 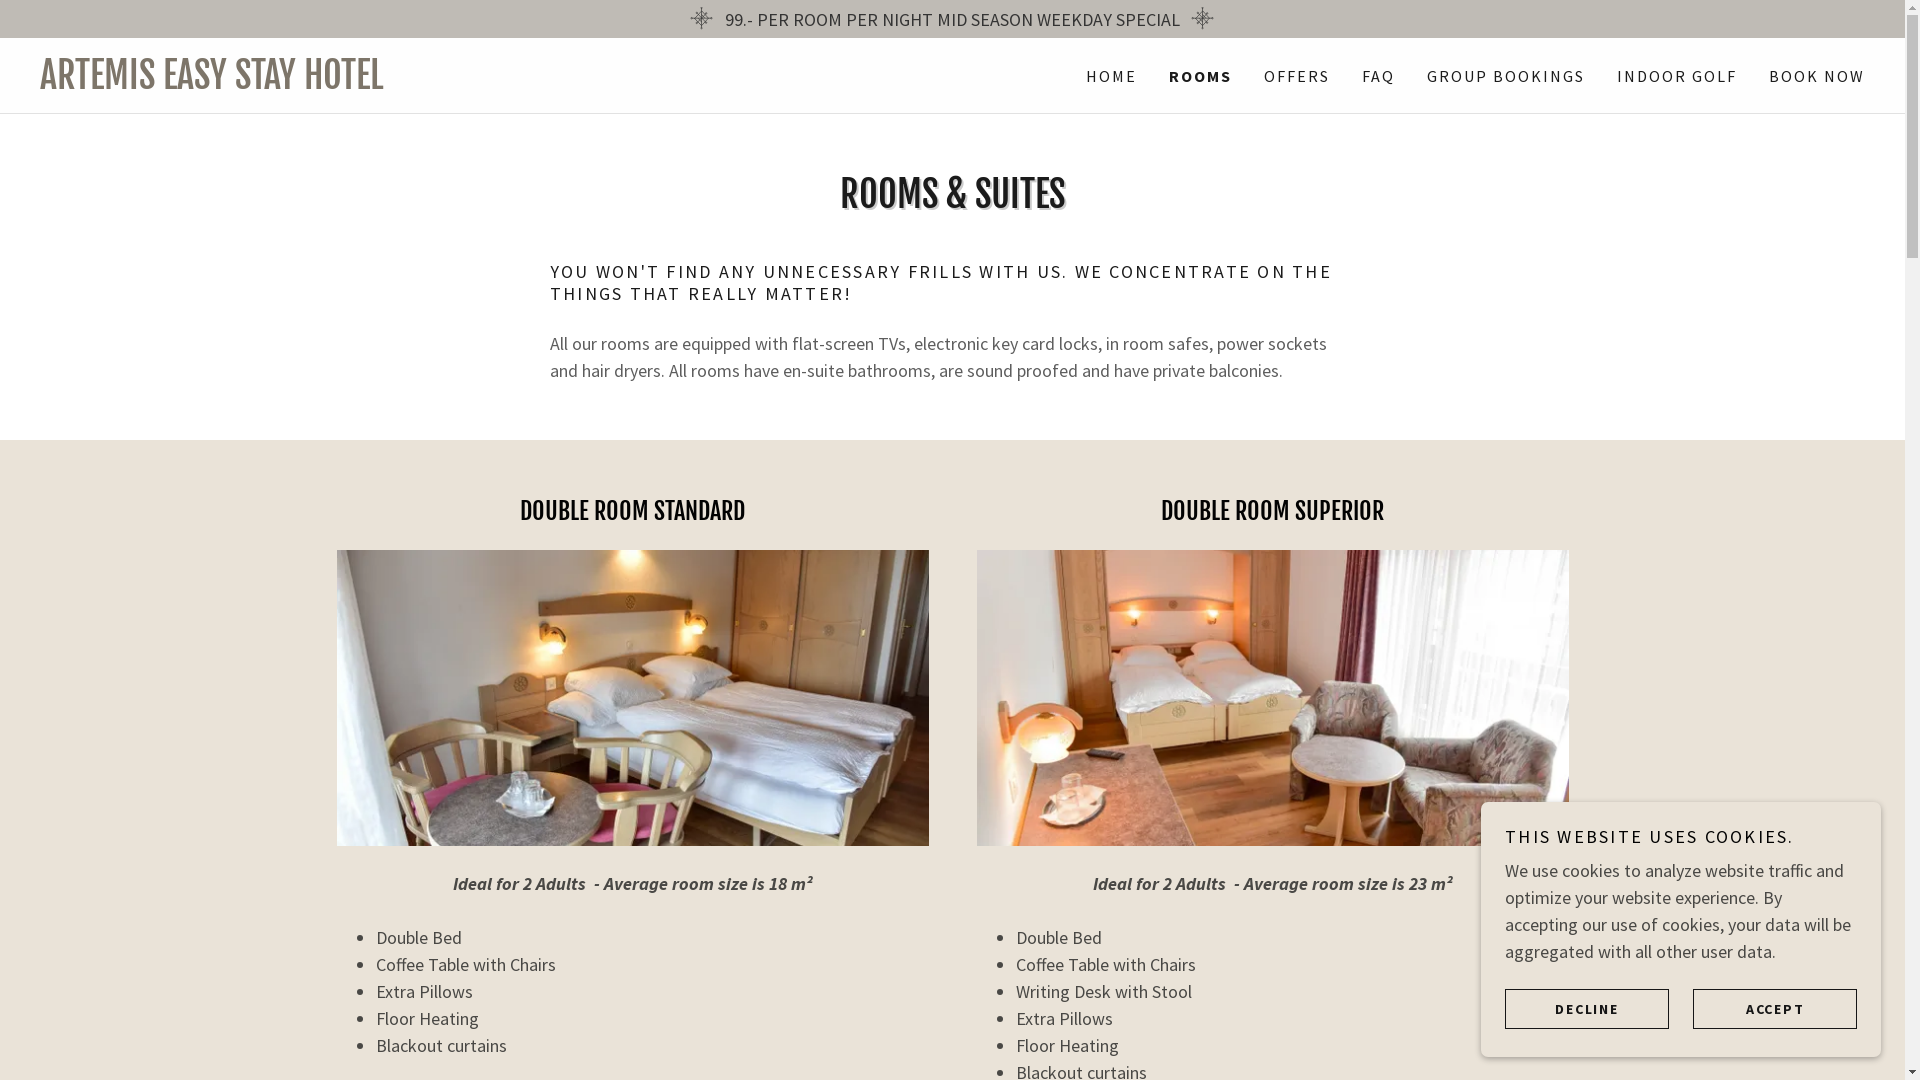 What do you see at coordinates (1775, 1007) in the screenshot?
I see `'ACCEPT'` at bounding box center [1775, 1007].